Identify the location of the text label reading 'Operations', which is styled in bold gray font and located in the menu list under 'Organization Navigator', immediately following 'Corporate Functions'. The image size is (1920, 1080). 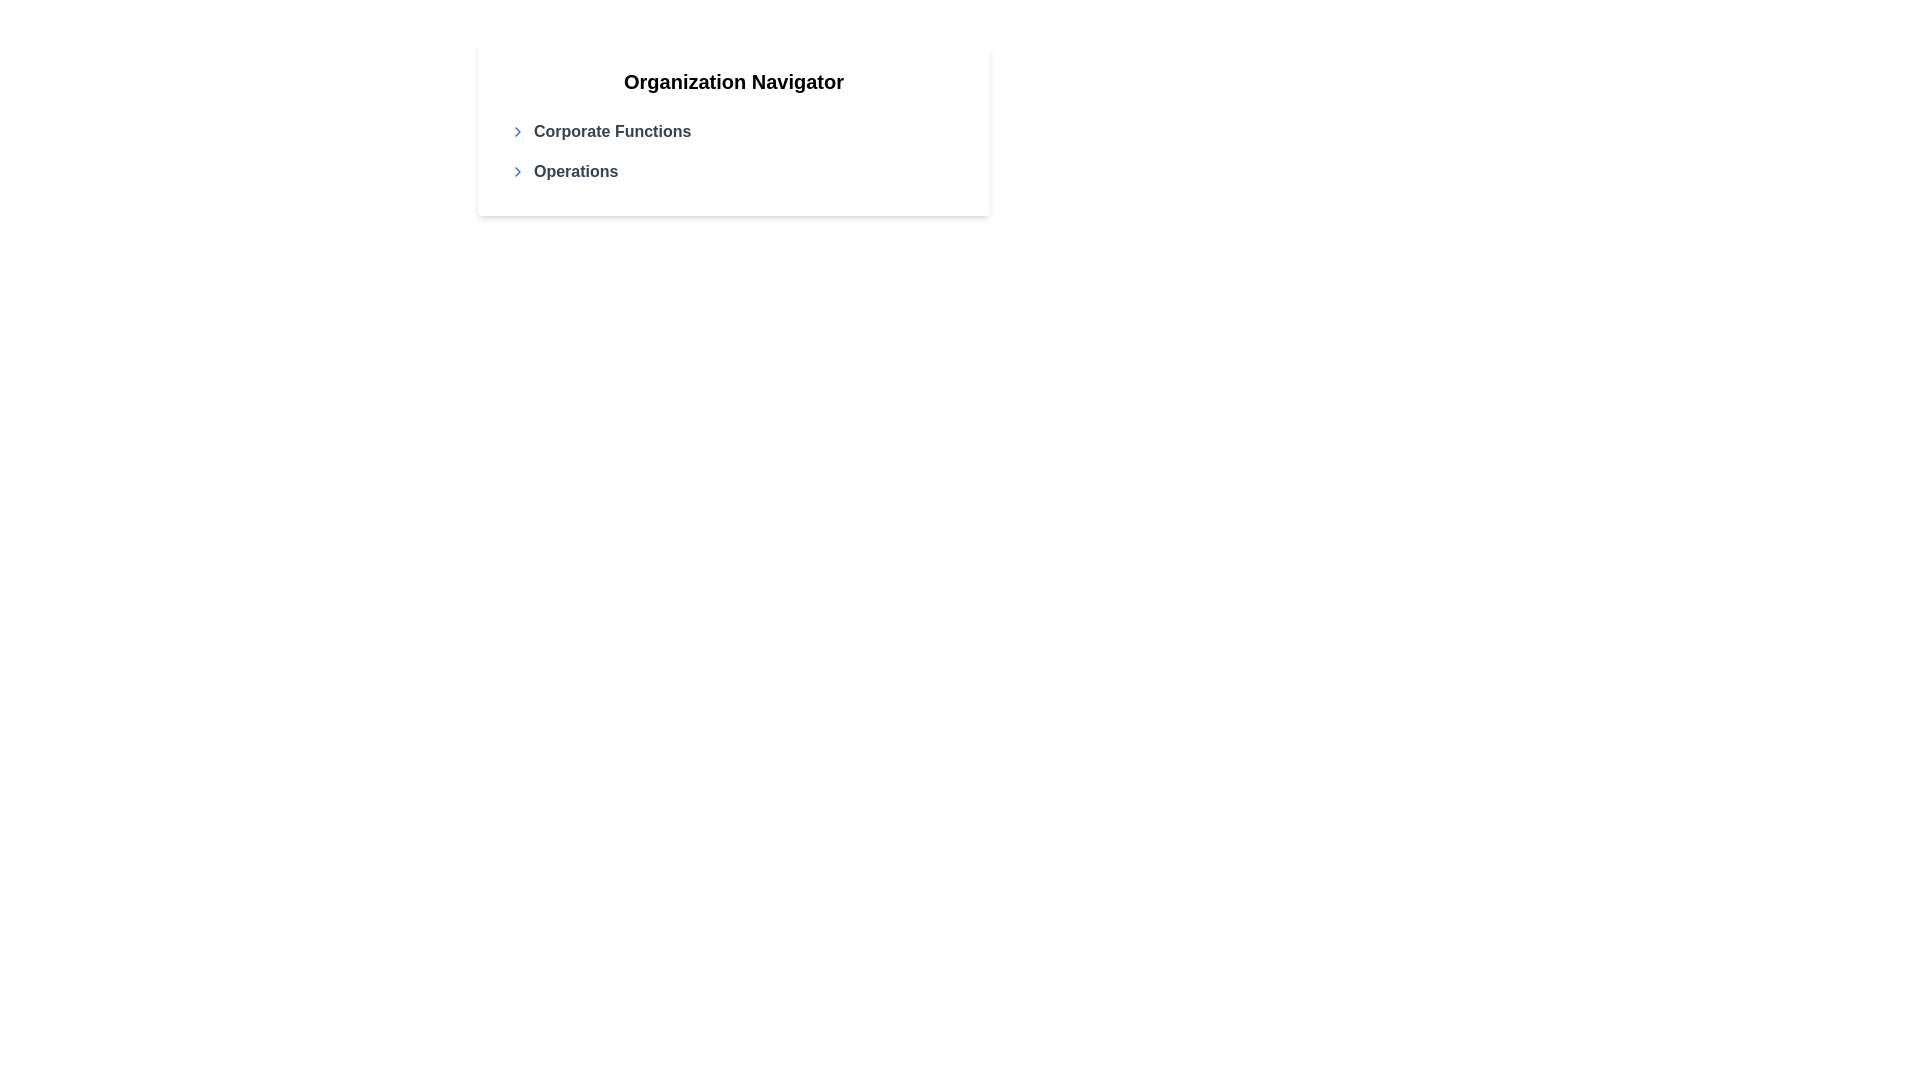
(575, 171).